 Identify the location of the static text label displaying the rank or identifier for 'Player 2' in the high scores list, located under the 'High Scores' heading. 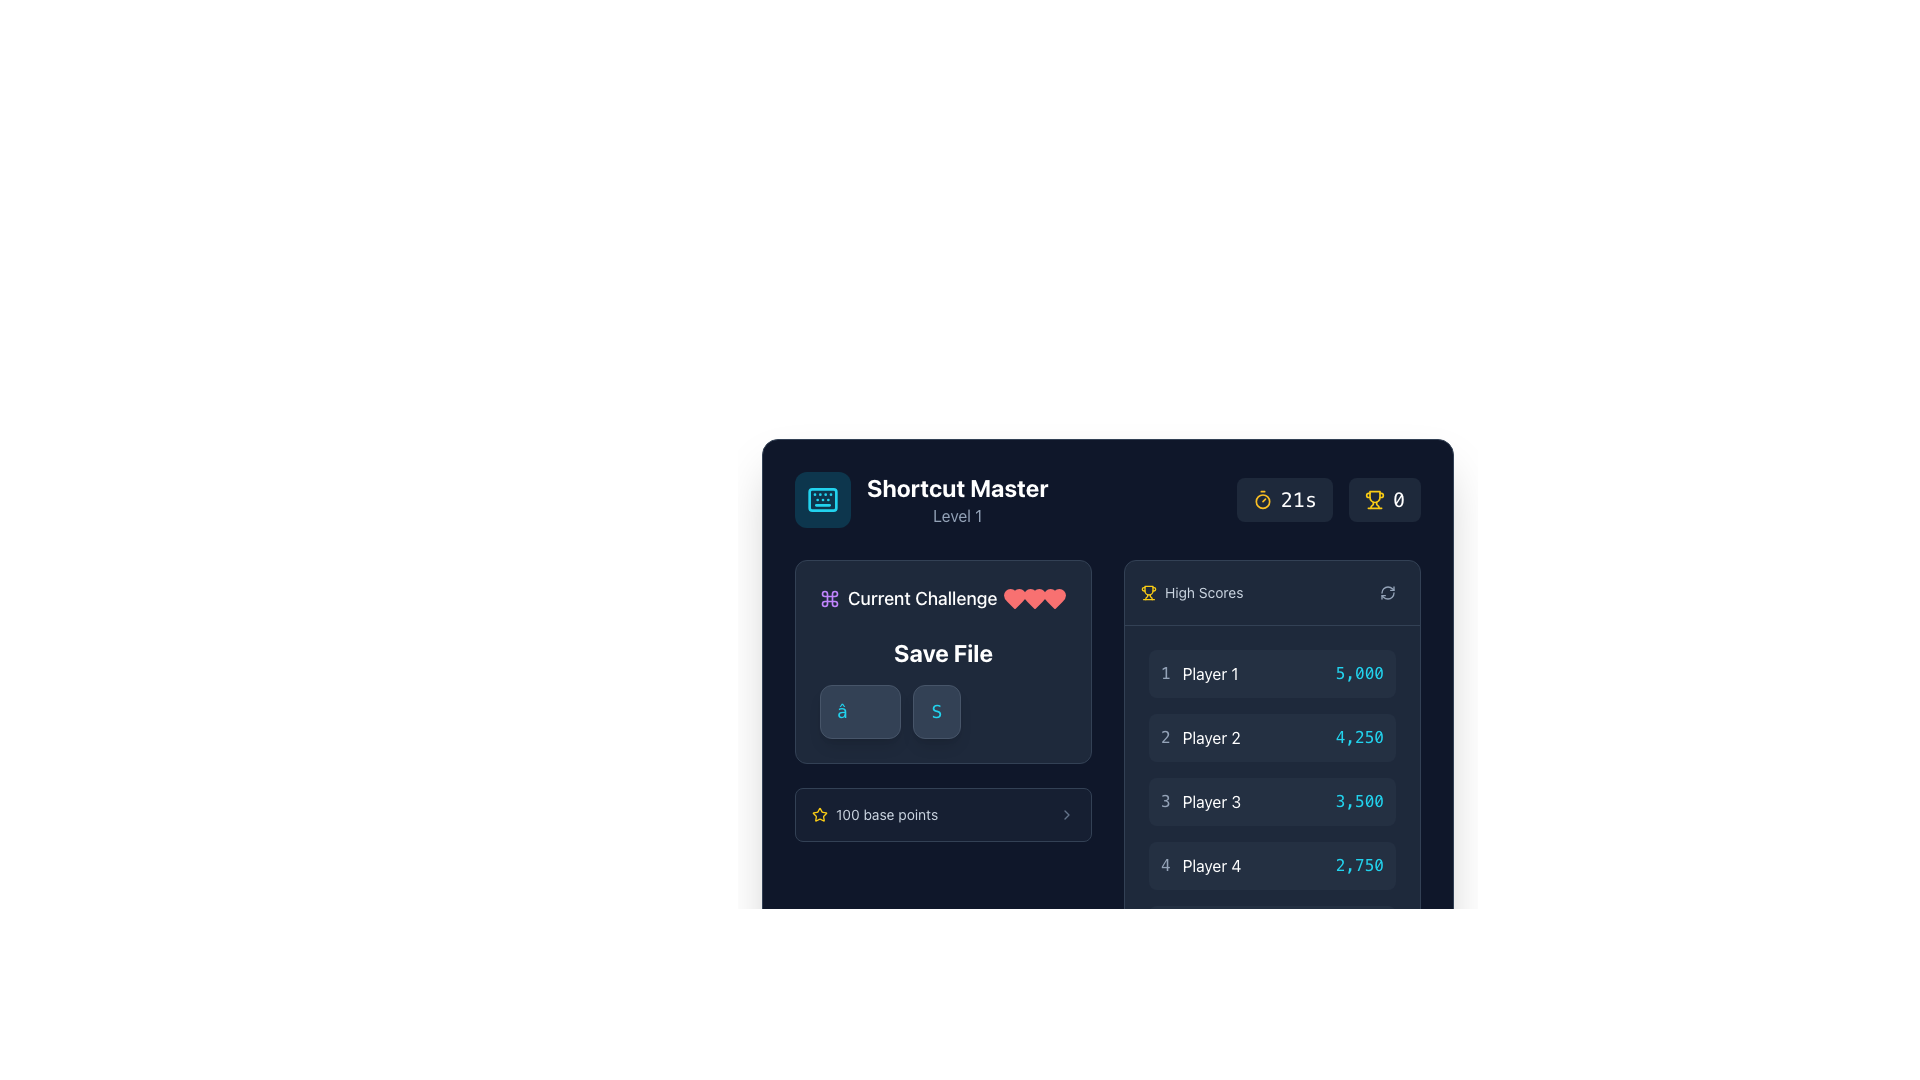
(1165, 737).